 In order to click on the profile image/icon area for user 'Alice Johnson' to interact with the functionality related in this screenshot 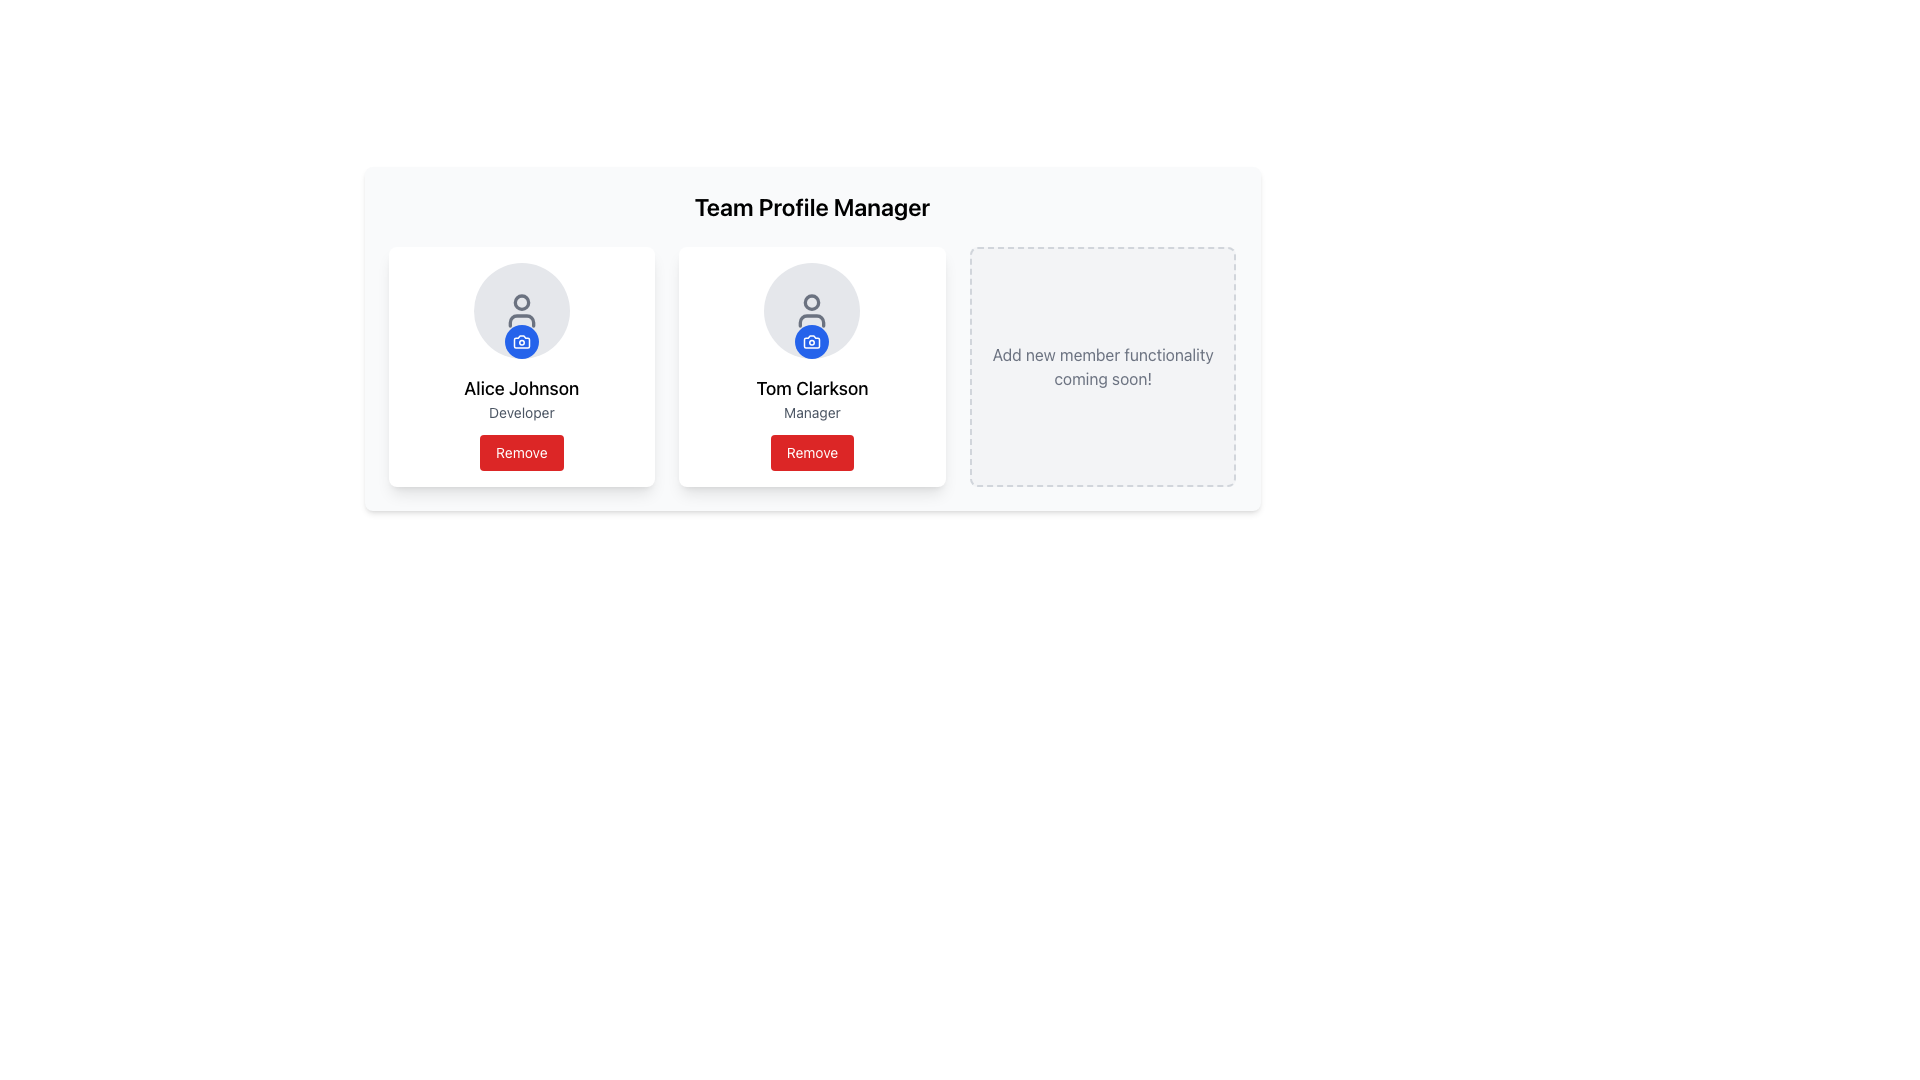, I will do `click(521, 311)`.